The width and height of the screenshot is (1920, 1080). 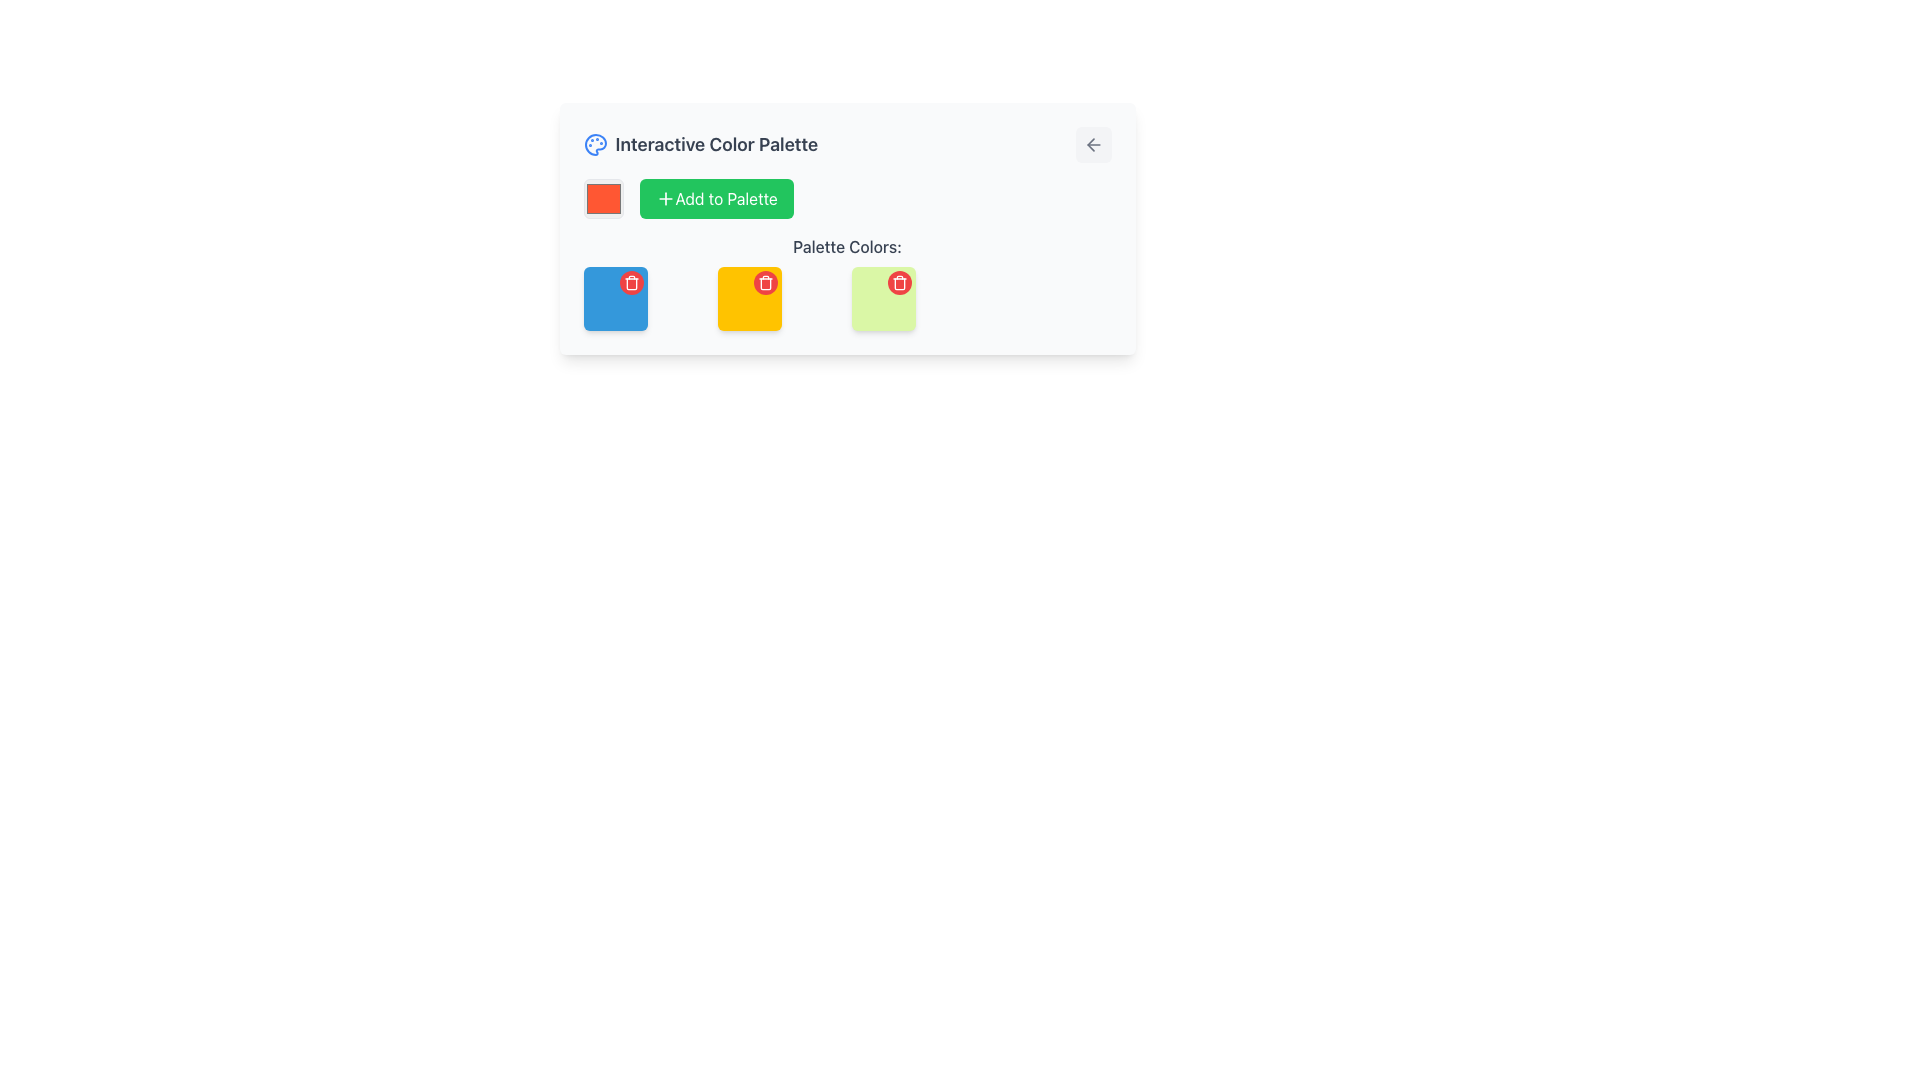 I want to click on the circular blue icon resembling a palette for painting, which is the leading component of the 'Interactive Color Palette' group, so click(x=594, y=144).